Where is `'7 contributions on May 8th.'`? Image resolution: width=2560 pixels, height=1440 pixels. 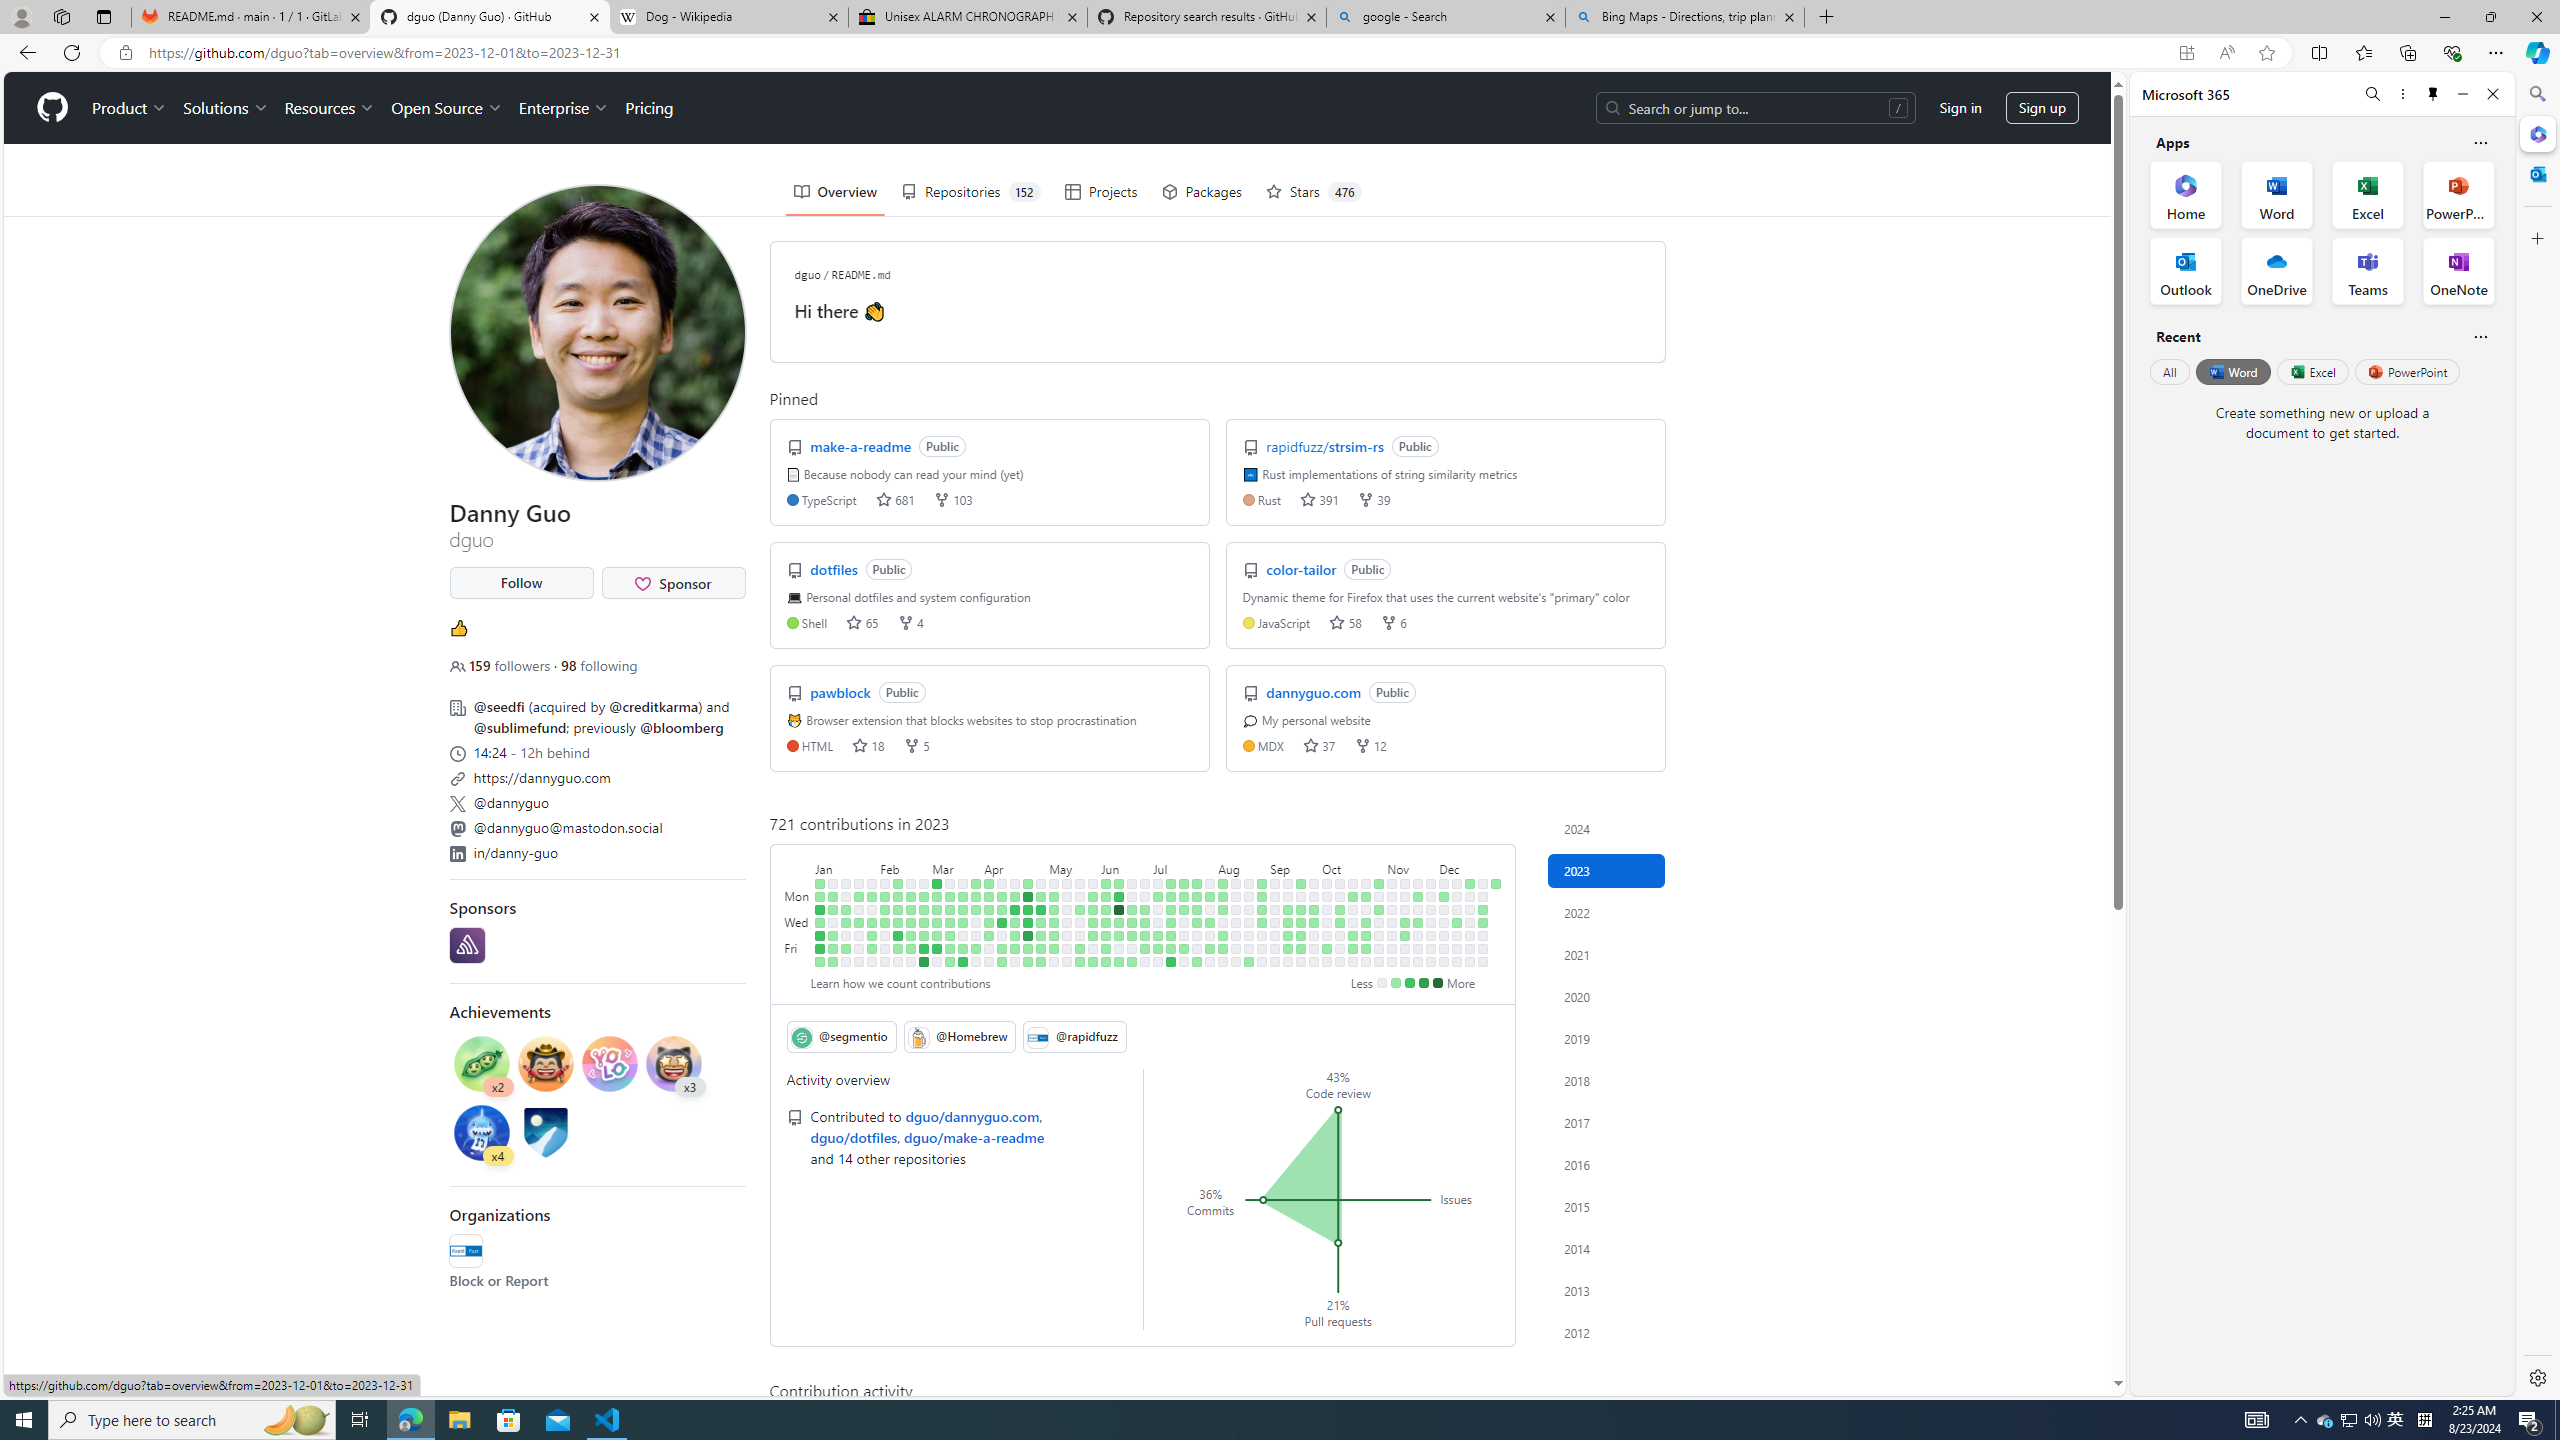 '7 contributions on May 8th.' is located at coordinates (1053, 896).